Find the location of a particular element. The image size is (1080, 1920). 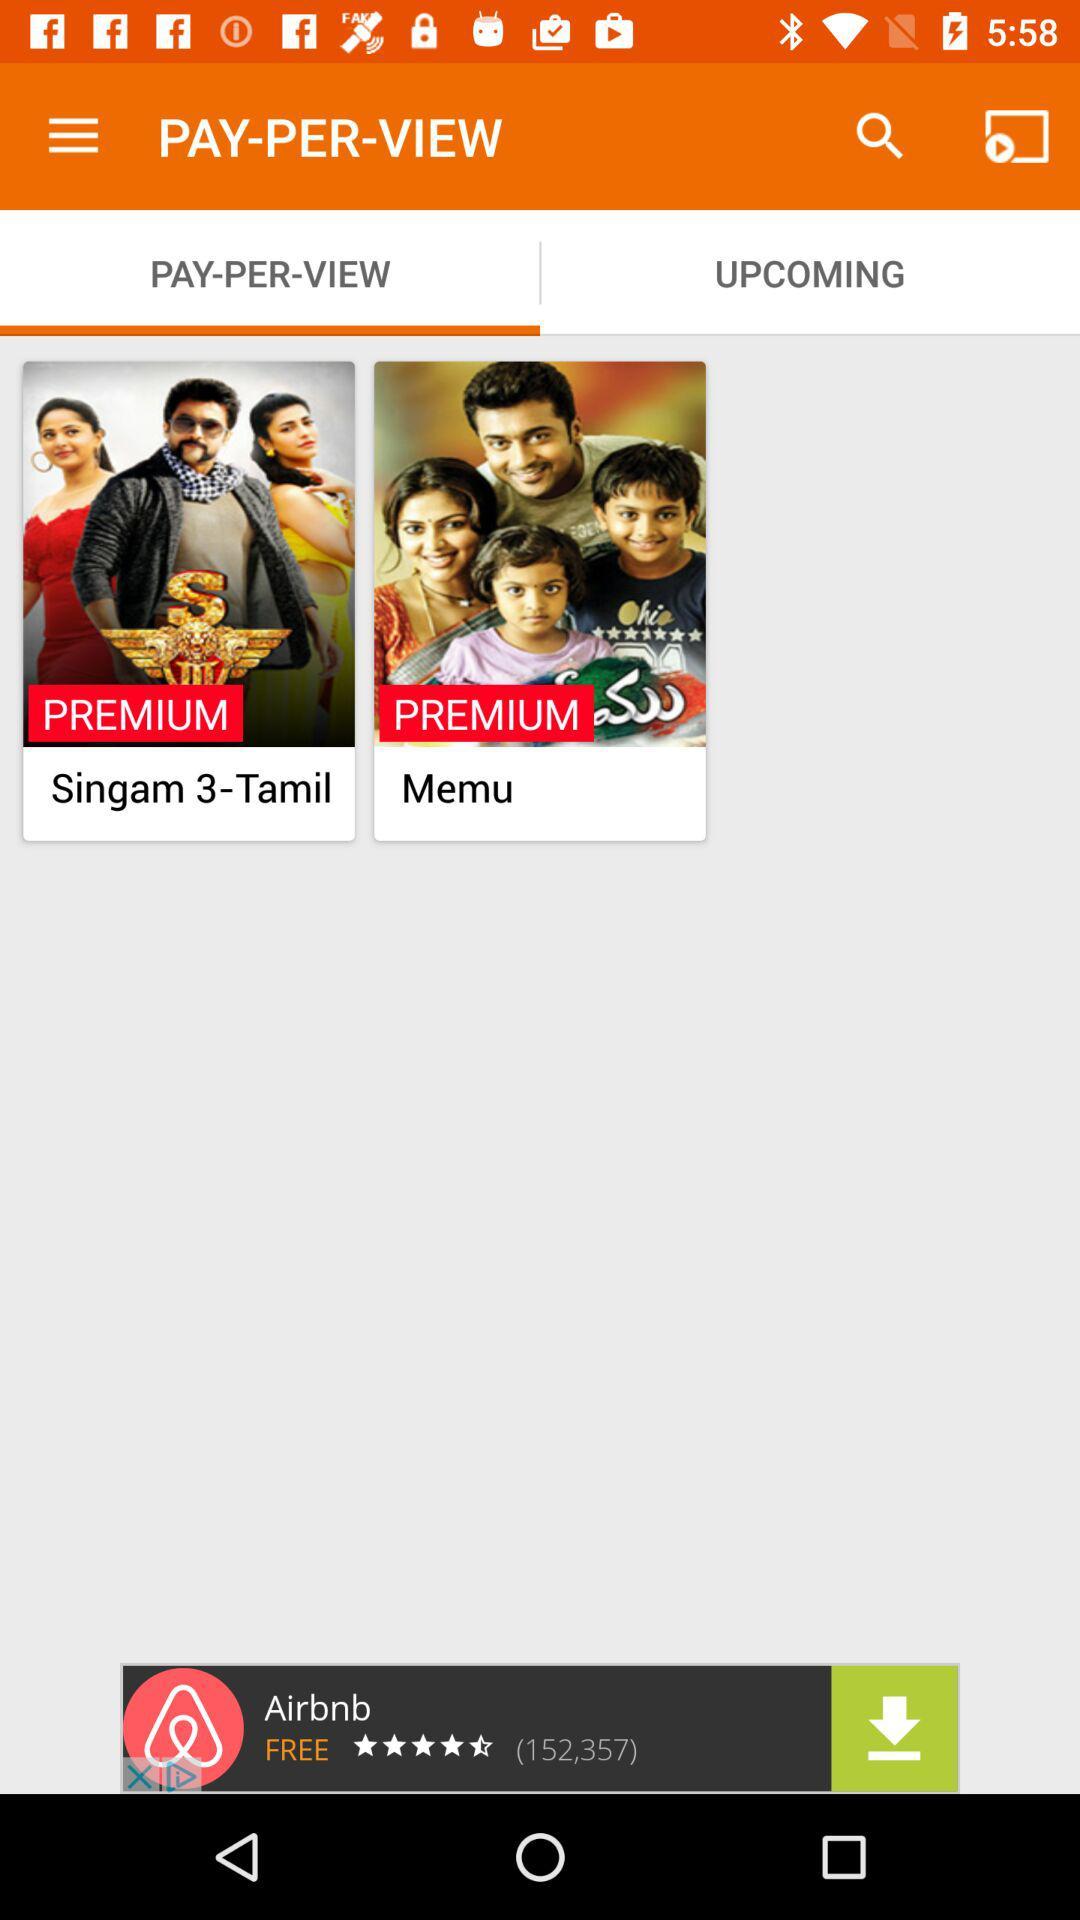

open advertisement is located at coordinates (540, 1727).